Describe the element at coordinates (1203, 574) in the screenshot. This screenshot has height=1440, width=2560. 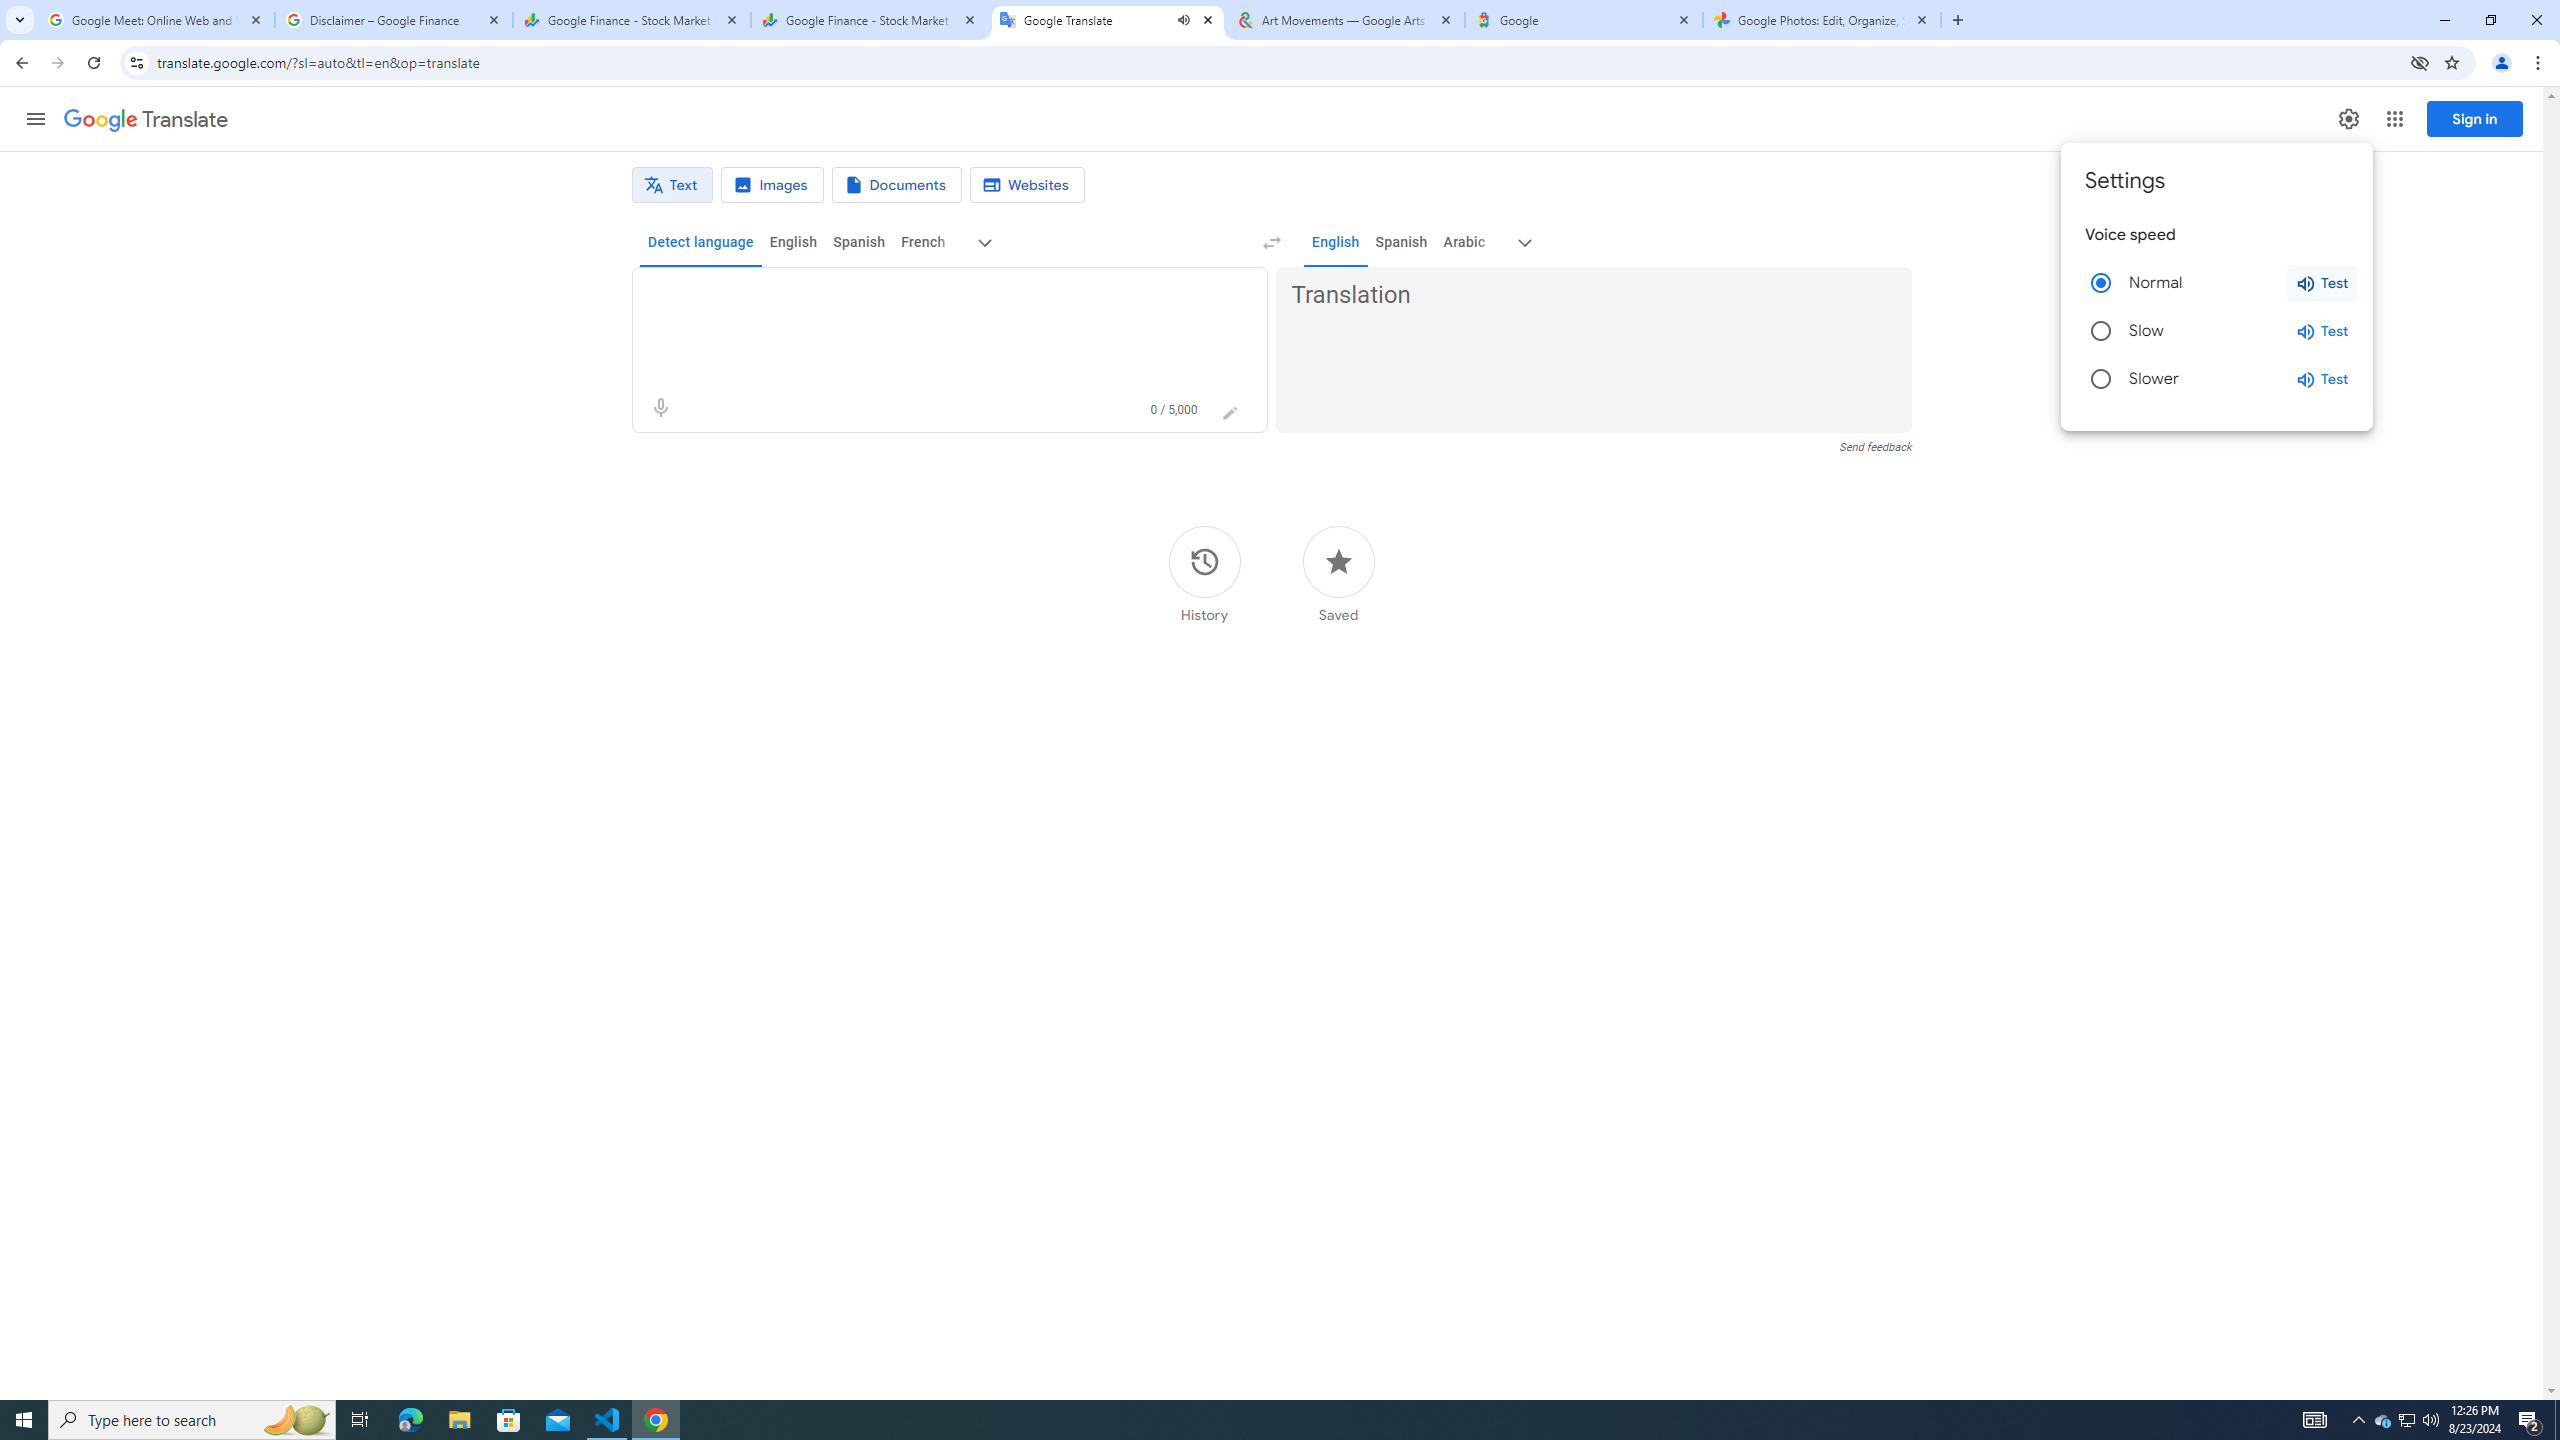
I see `'History'` at that location.